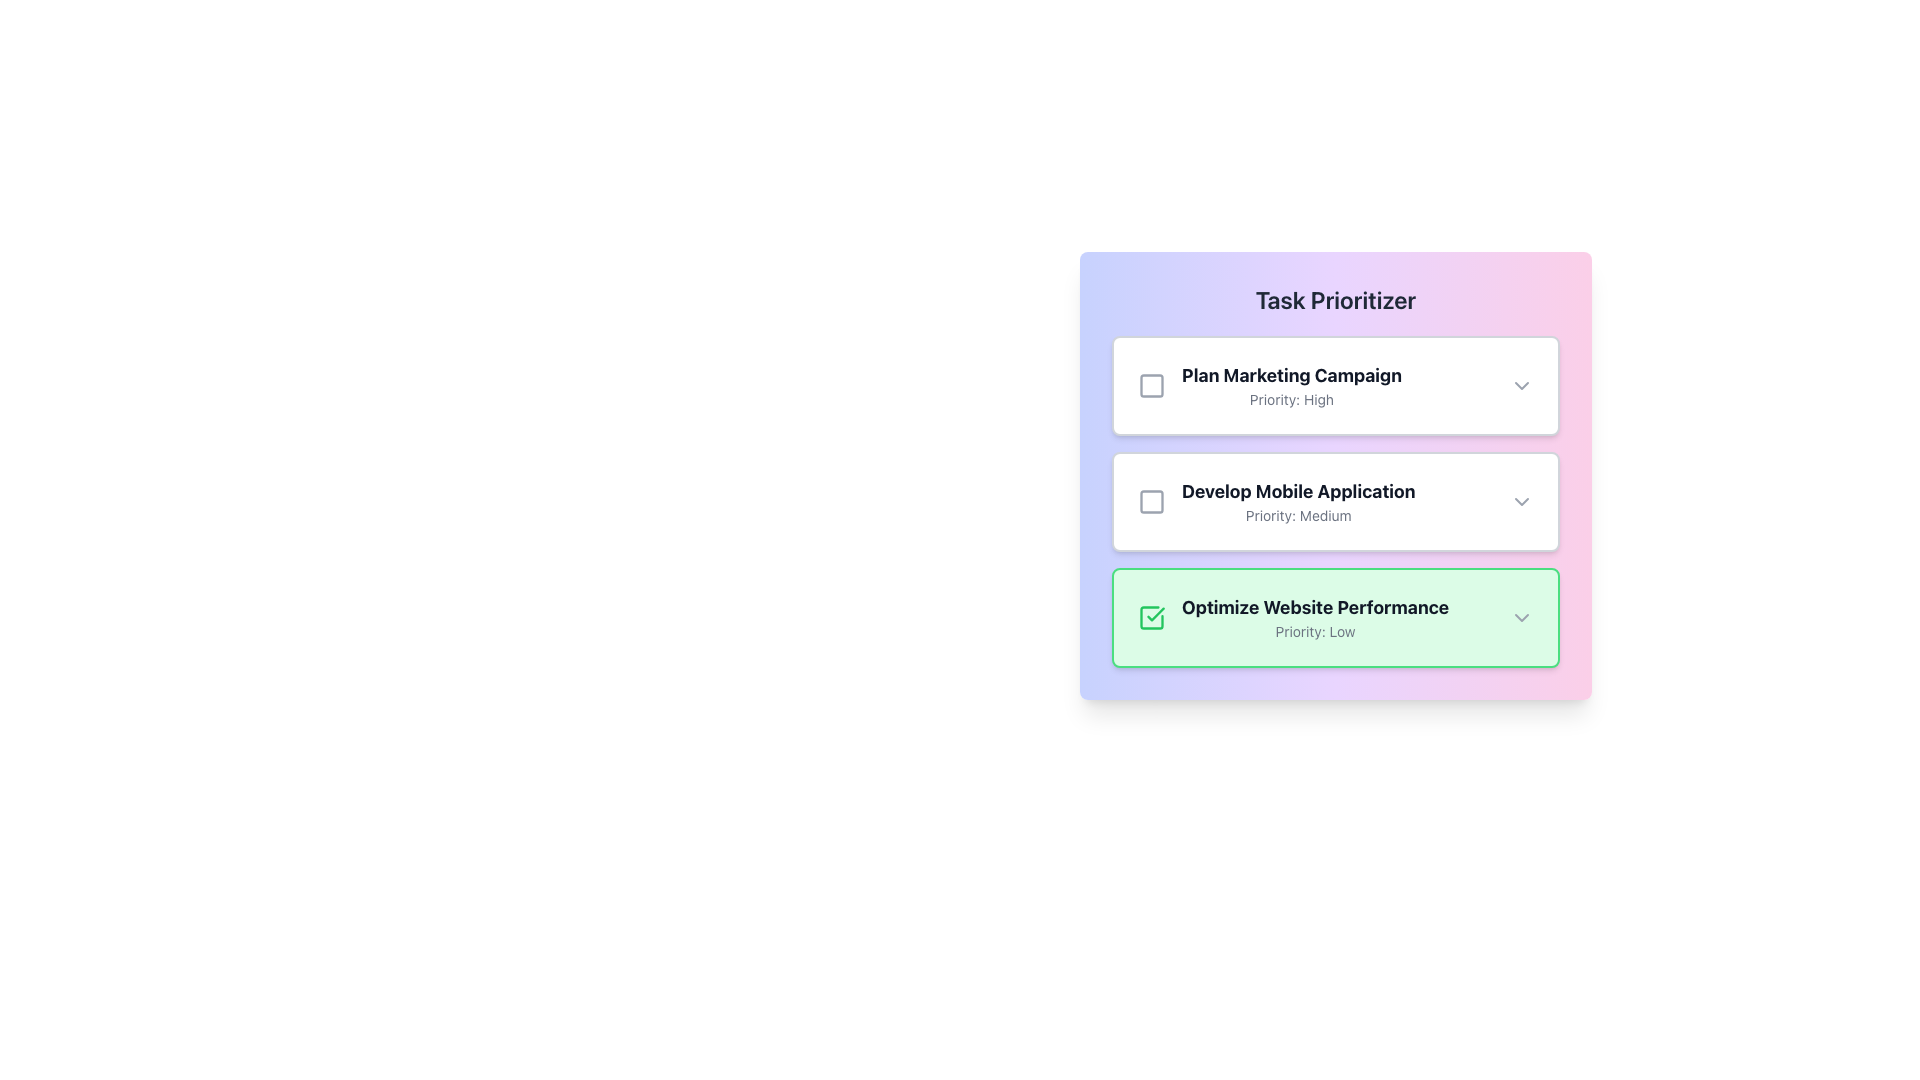  I want to click on the unselected checkbox located to the left of the text 'Develop Mobile Application' in the 'Task Prioritizer' list, so click(1152, 500).